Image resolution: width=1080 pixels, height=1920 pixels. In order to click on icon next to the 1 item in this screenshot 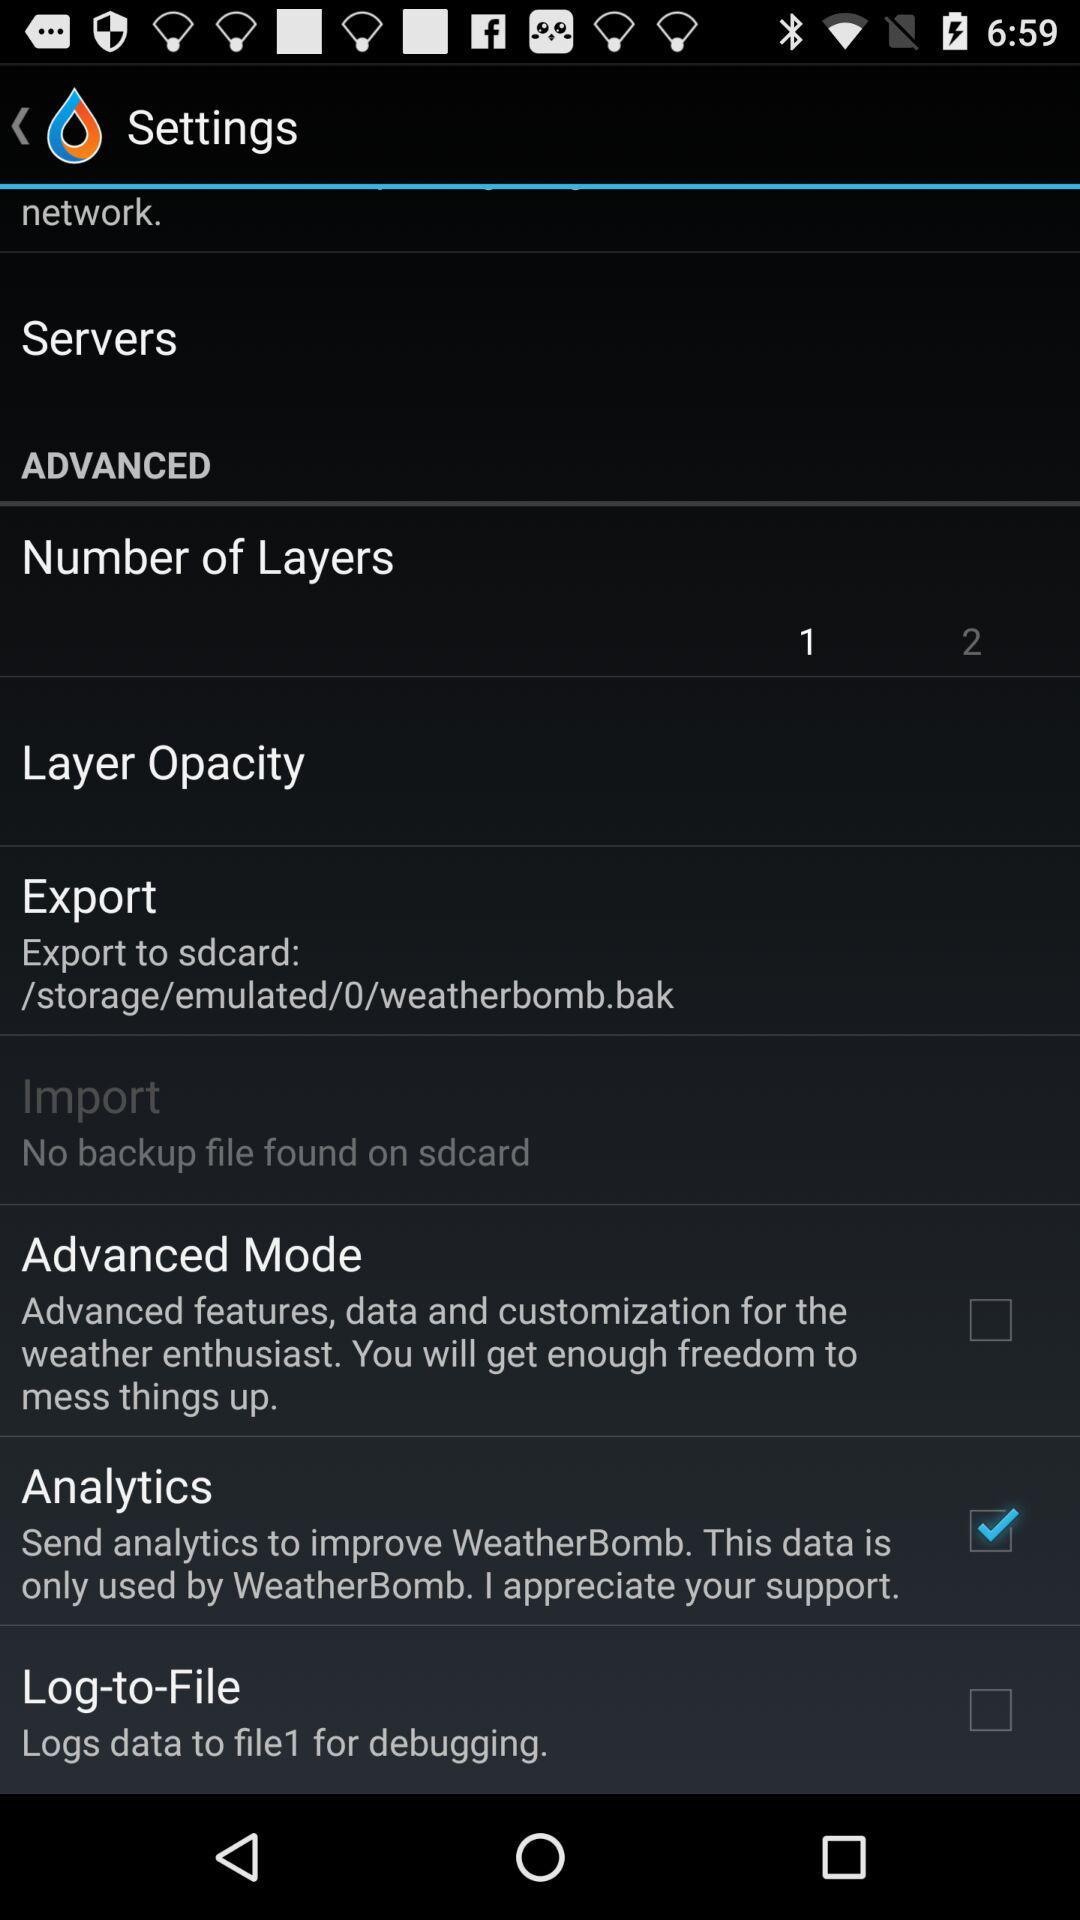, I will do `click(971, 640)`.